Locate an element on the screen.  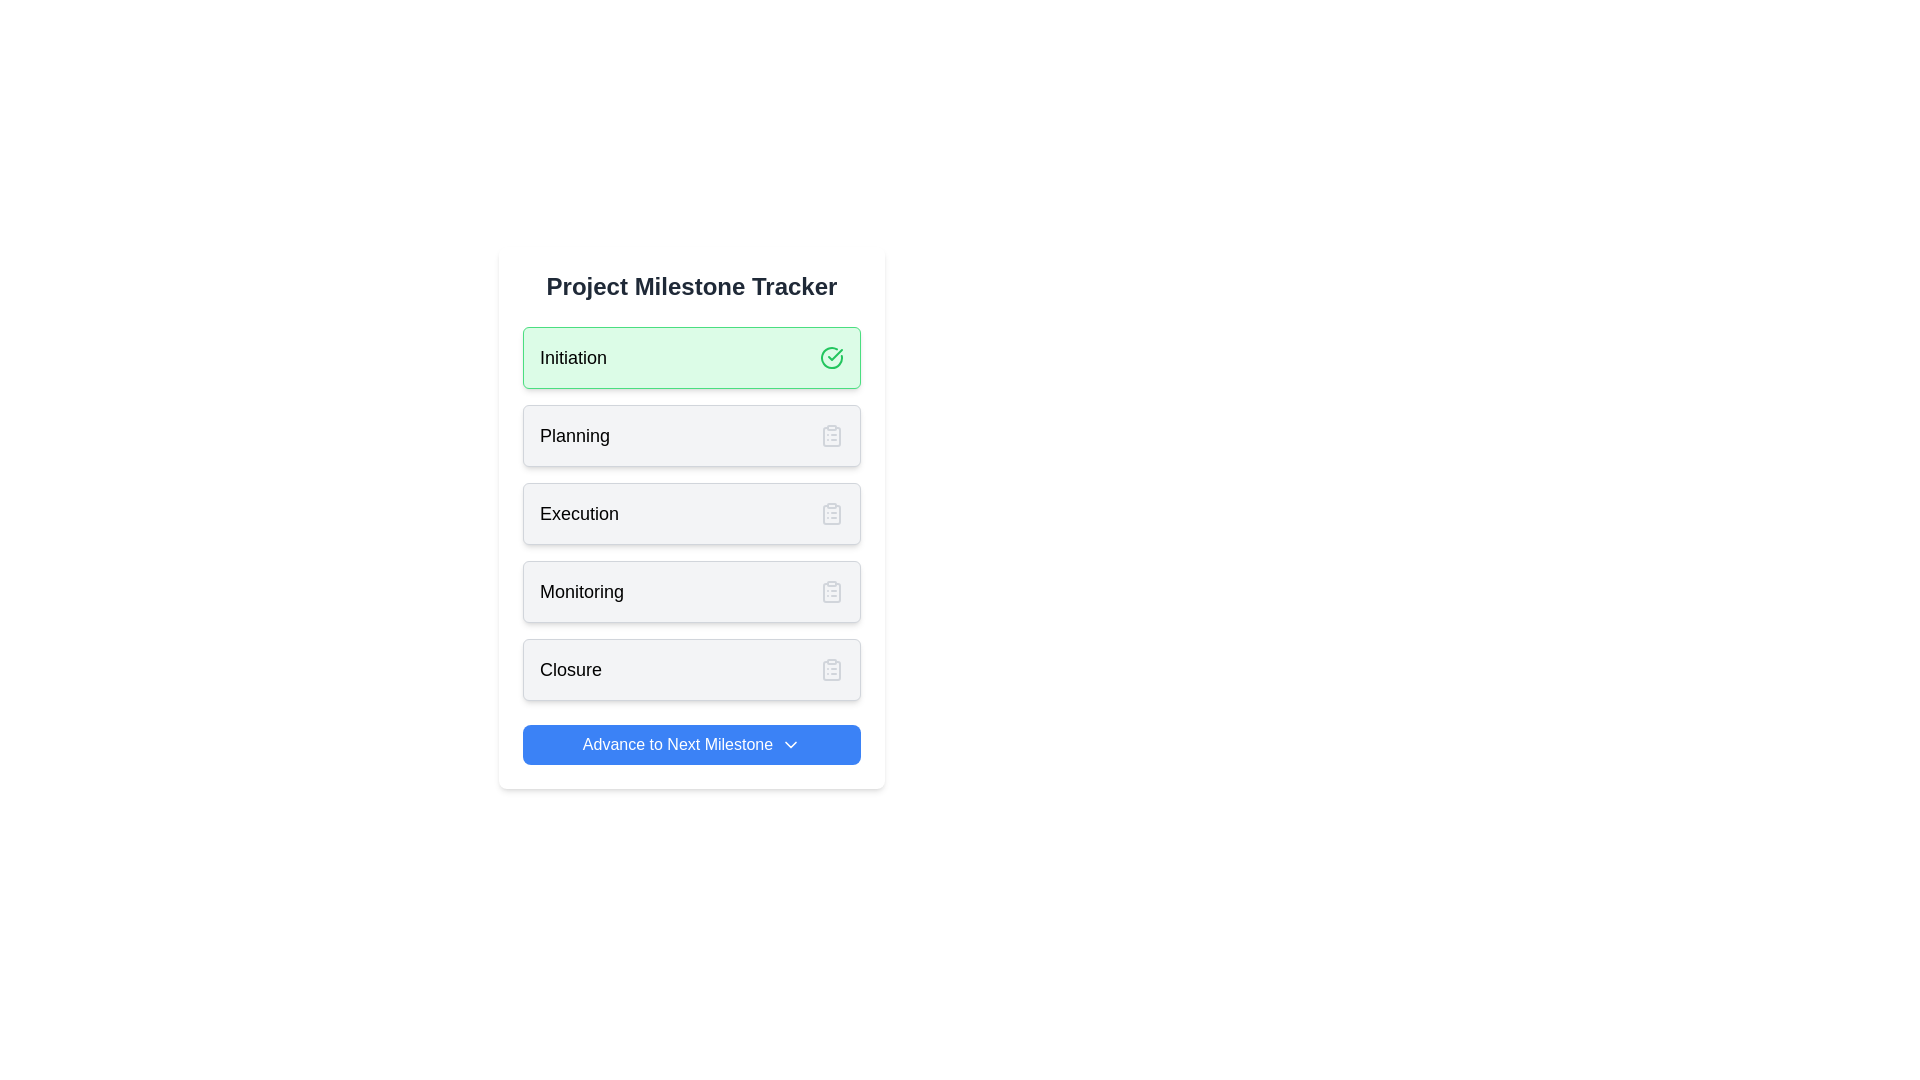
the completion of the 'Initiation' phase in the 'Project Milestone Tracker' by clicking on the active list item marked with a green circle check icon is located at coordinates (691, 357).